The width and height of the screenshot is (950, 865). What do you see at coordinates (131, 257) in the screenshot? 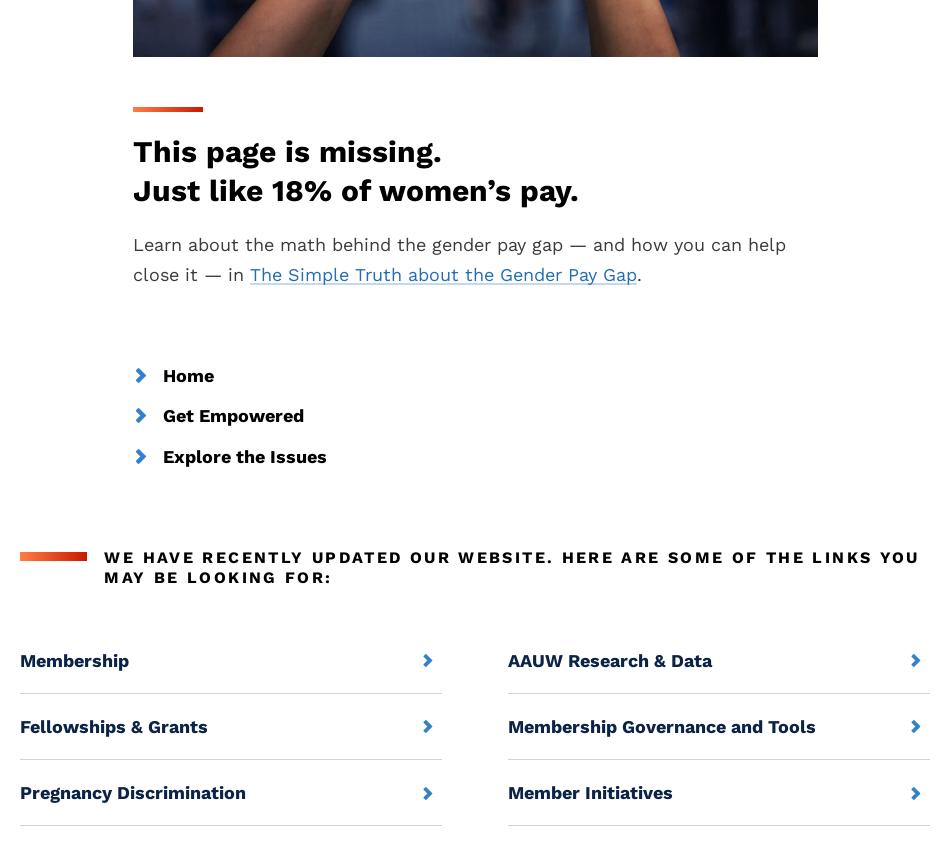
I see `'Learn about the math behind the gender pay gap — and how you can help close it — in'` at bounding box center [131, 257].